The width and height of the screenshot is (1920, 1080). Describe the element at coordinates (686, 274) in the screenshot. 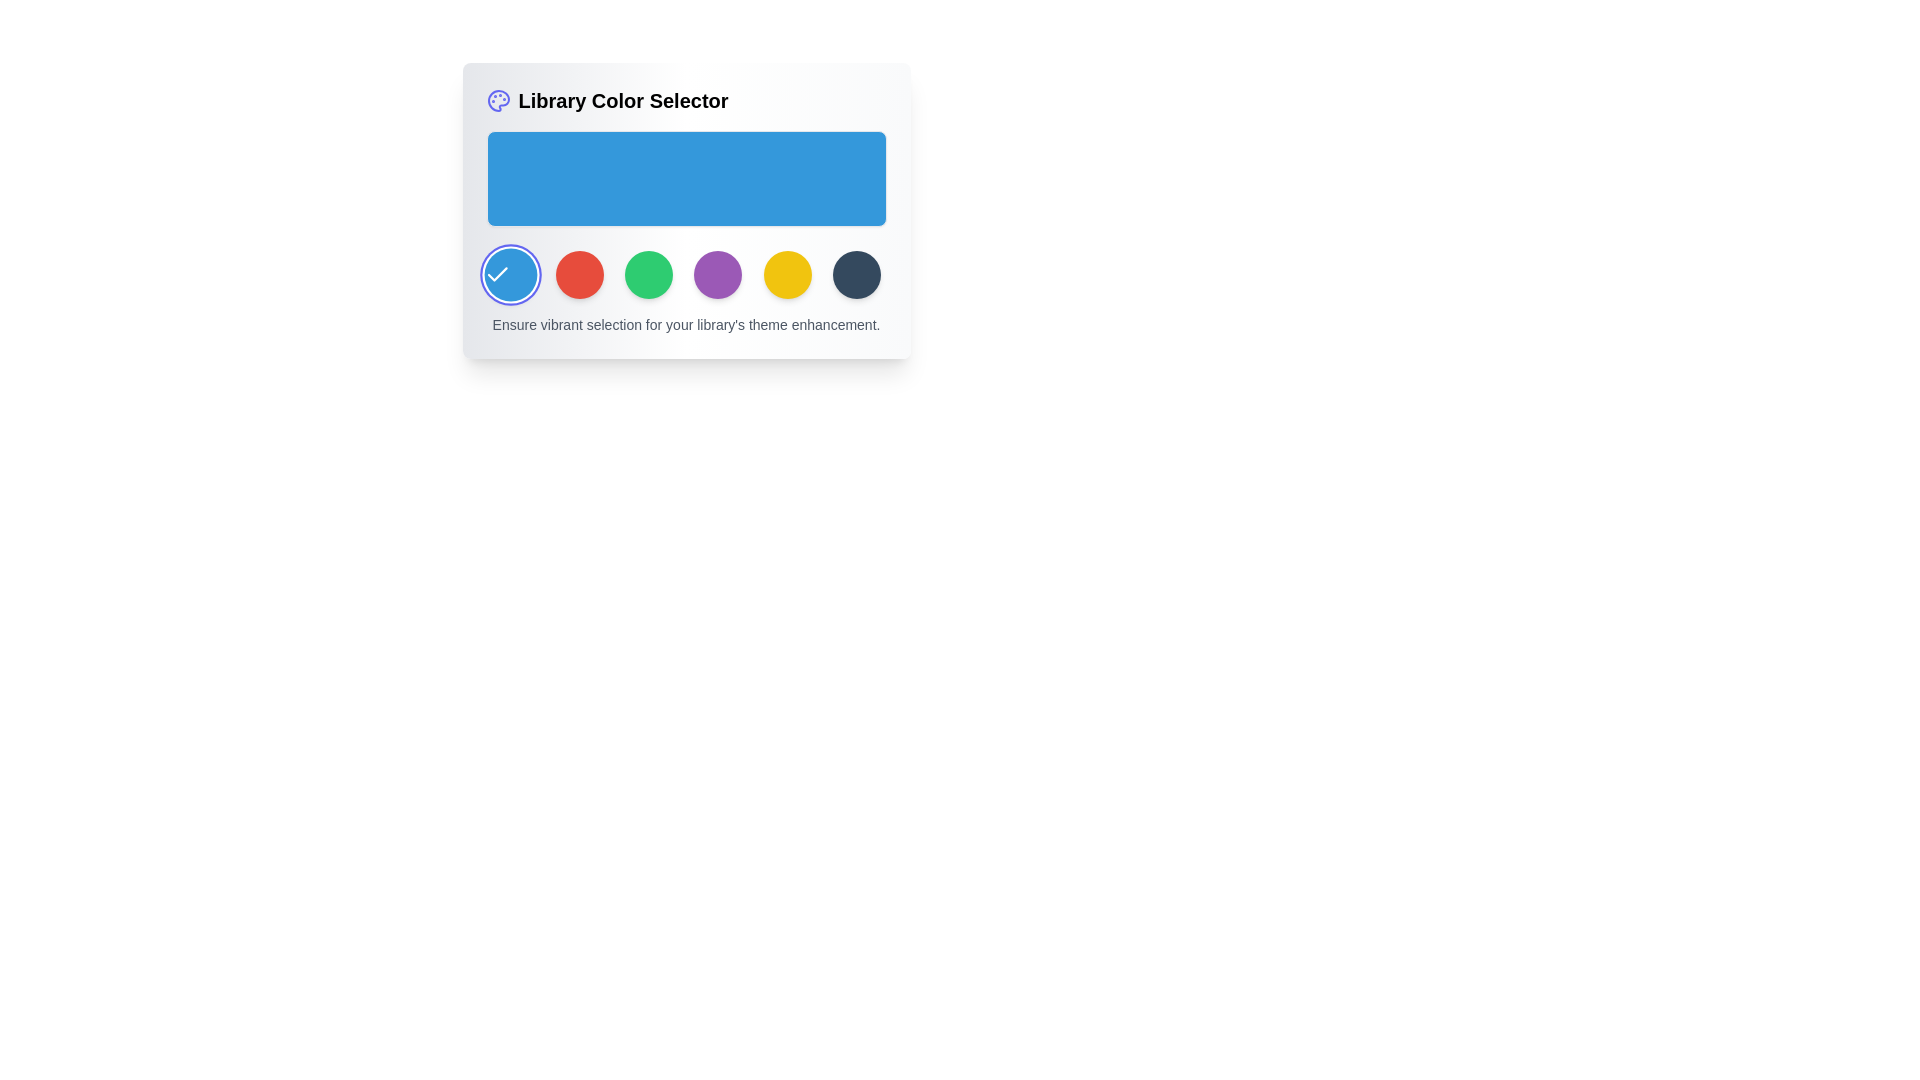

I see `the fourth circular button (green) in the horizontally aligned group of six color buttons below the title 'Library Color Selector'` at that location.